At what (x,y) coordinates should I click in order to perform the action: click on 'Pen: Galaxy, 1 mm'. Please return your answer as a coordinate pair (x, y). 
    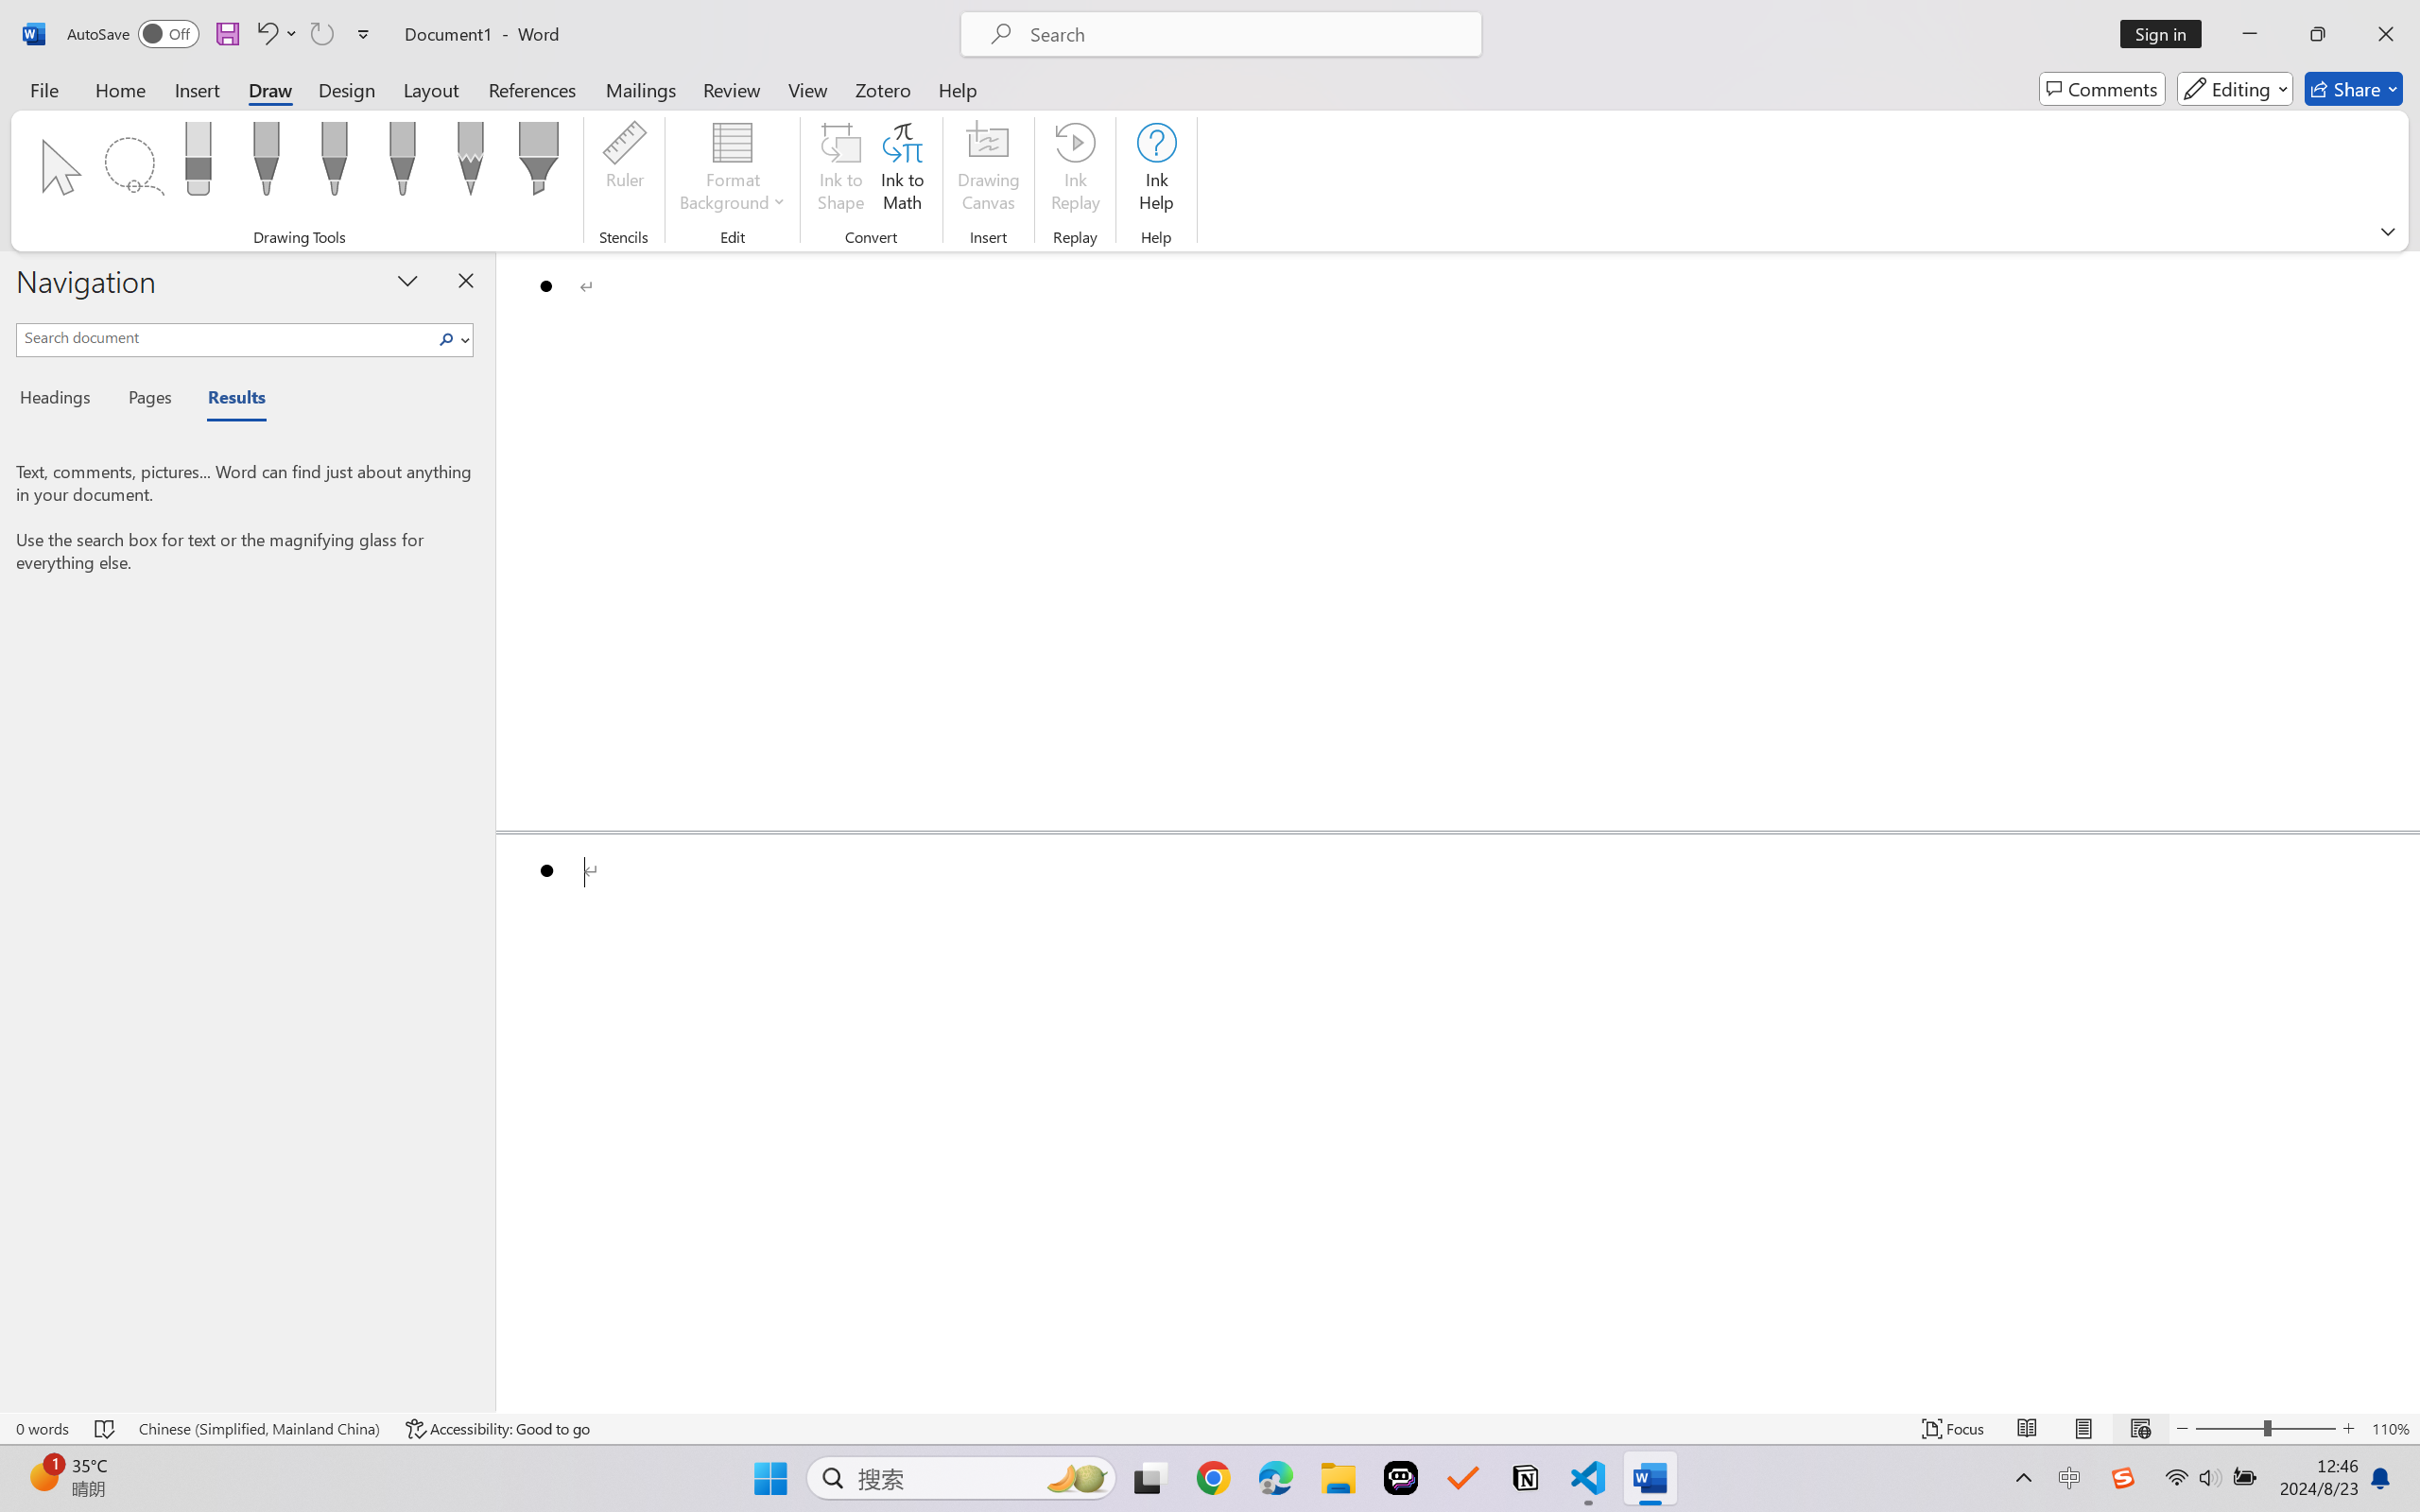
    Looking at the image, I should click on (400, 163).